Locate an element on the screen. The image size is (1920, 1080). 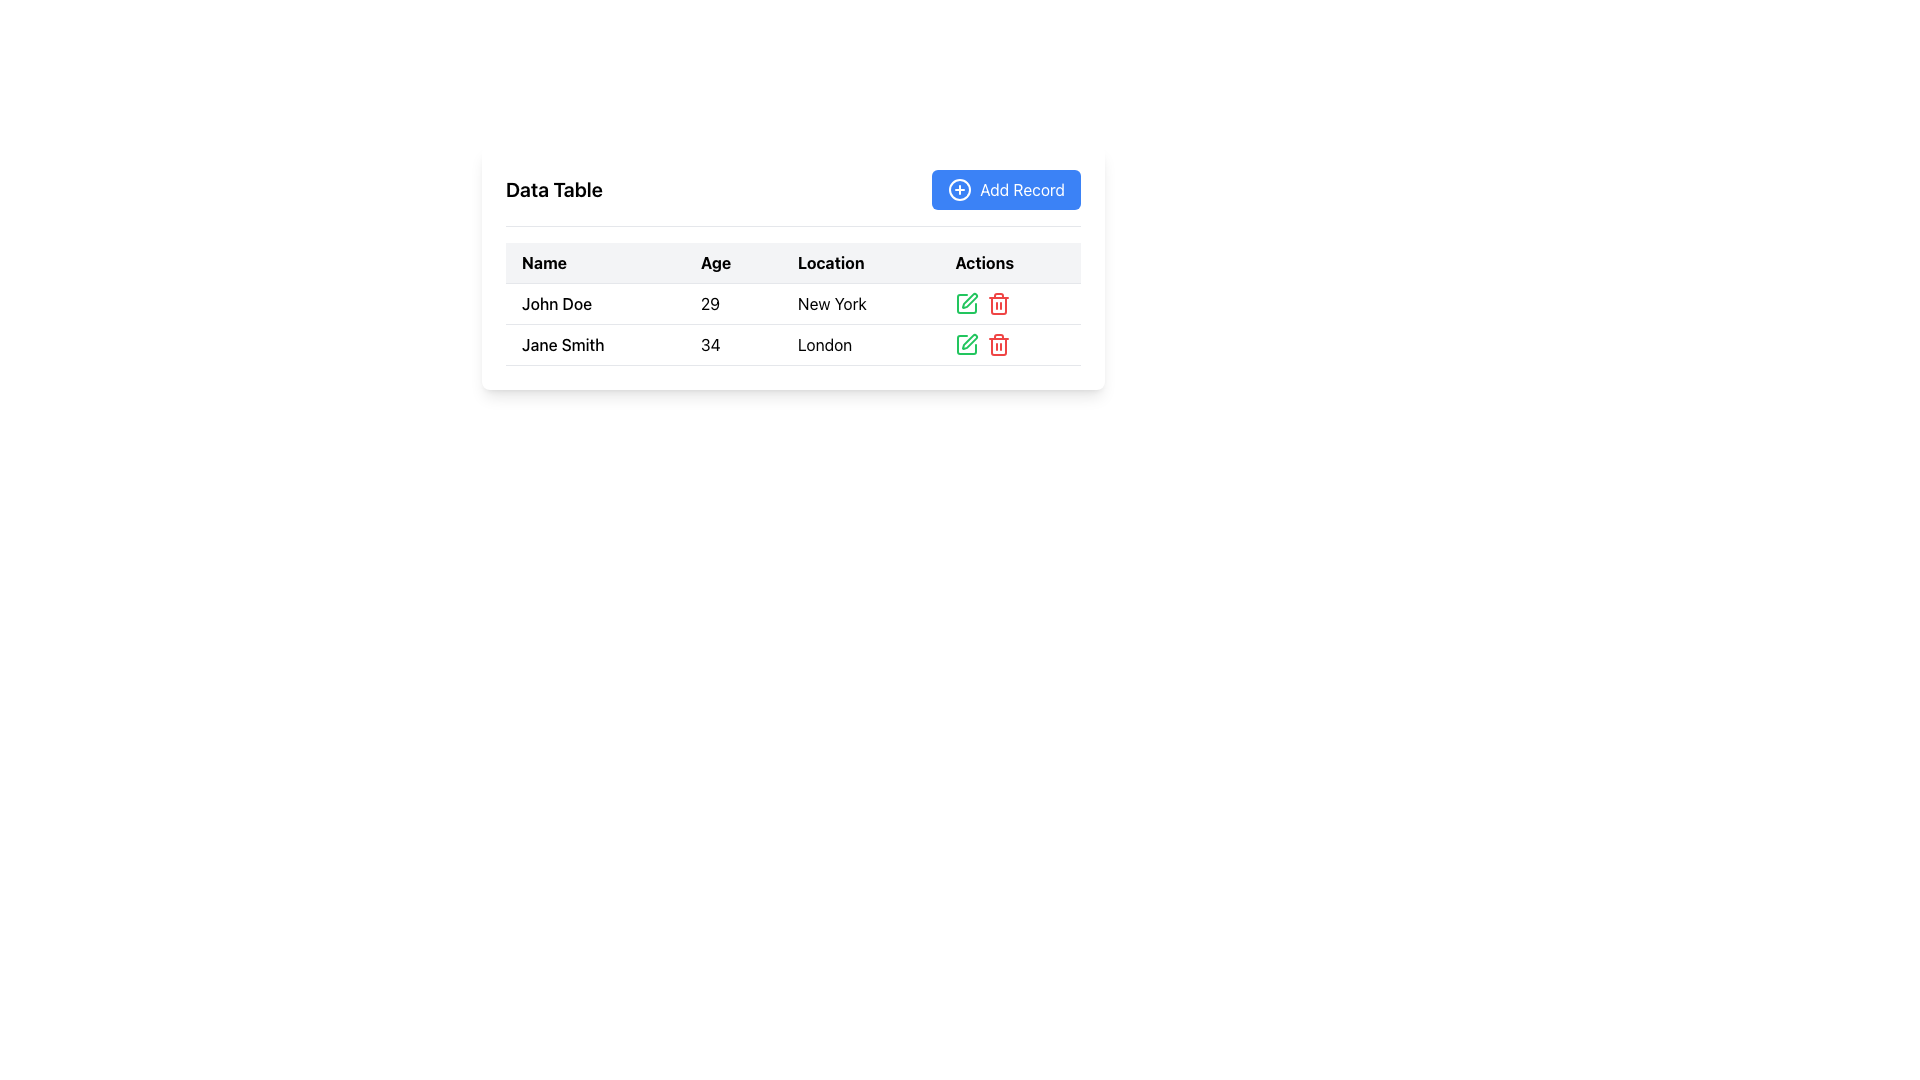
the Decorative Circle Icon located at the top-right of the 'Add Record' button near the header of the data table layout is located at coordinates (960, 189).